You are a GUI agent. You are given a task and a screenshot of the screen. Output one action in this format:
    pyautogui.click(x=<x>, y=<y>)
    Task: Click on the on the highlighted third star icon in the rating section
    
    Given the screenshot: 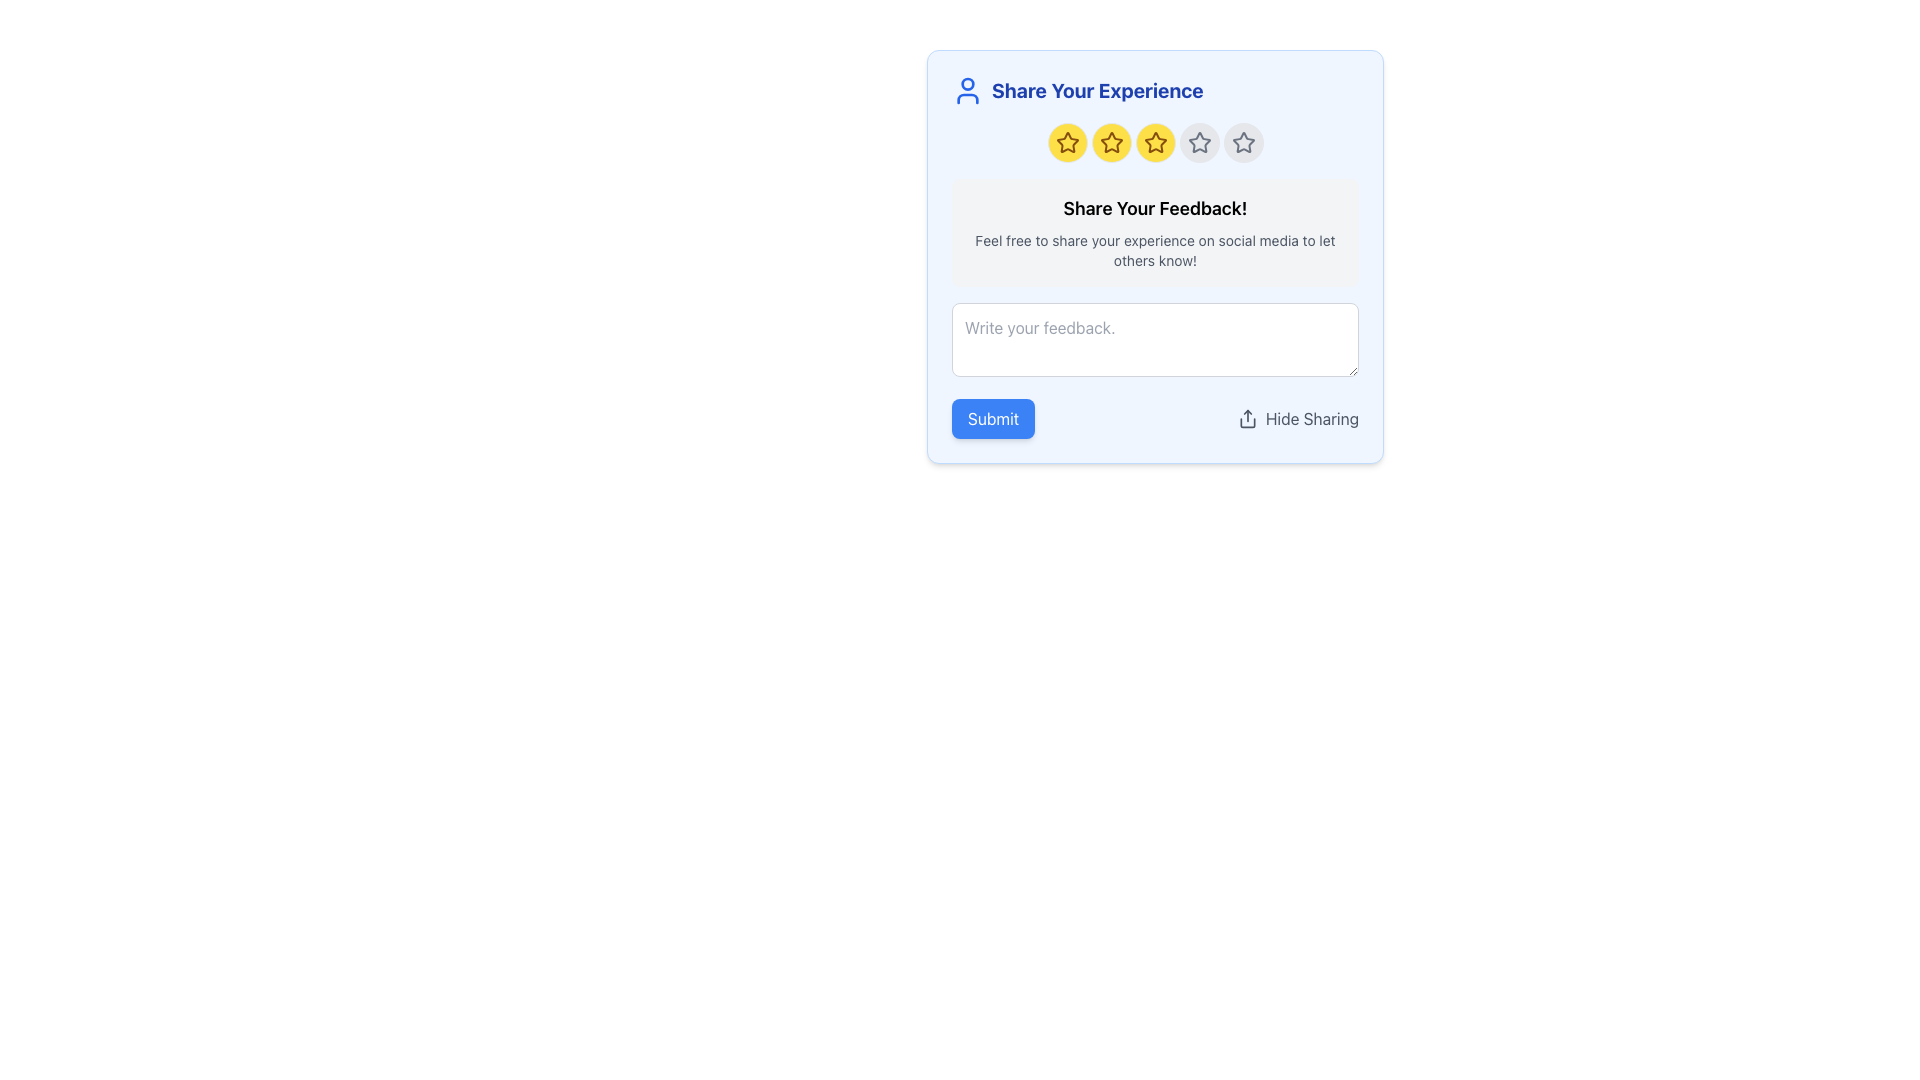 What is the action you would take?
    pyautogui.click(x=1155, y=141)
    